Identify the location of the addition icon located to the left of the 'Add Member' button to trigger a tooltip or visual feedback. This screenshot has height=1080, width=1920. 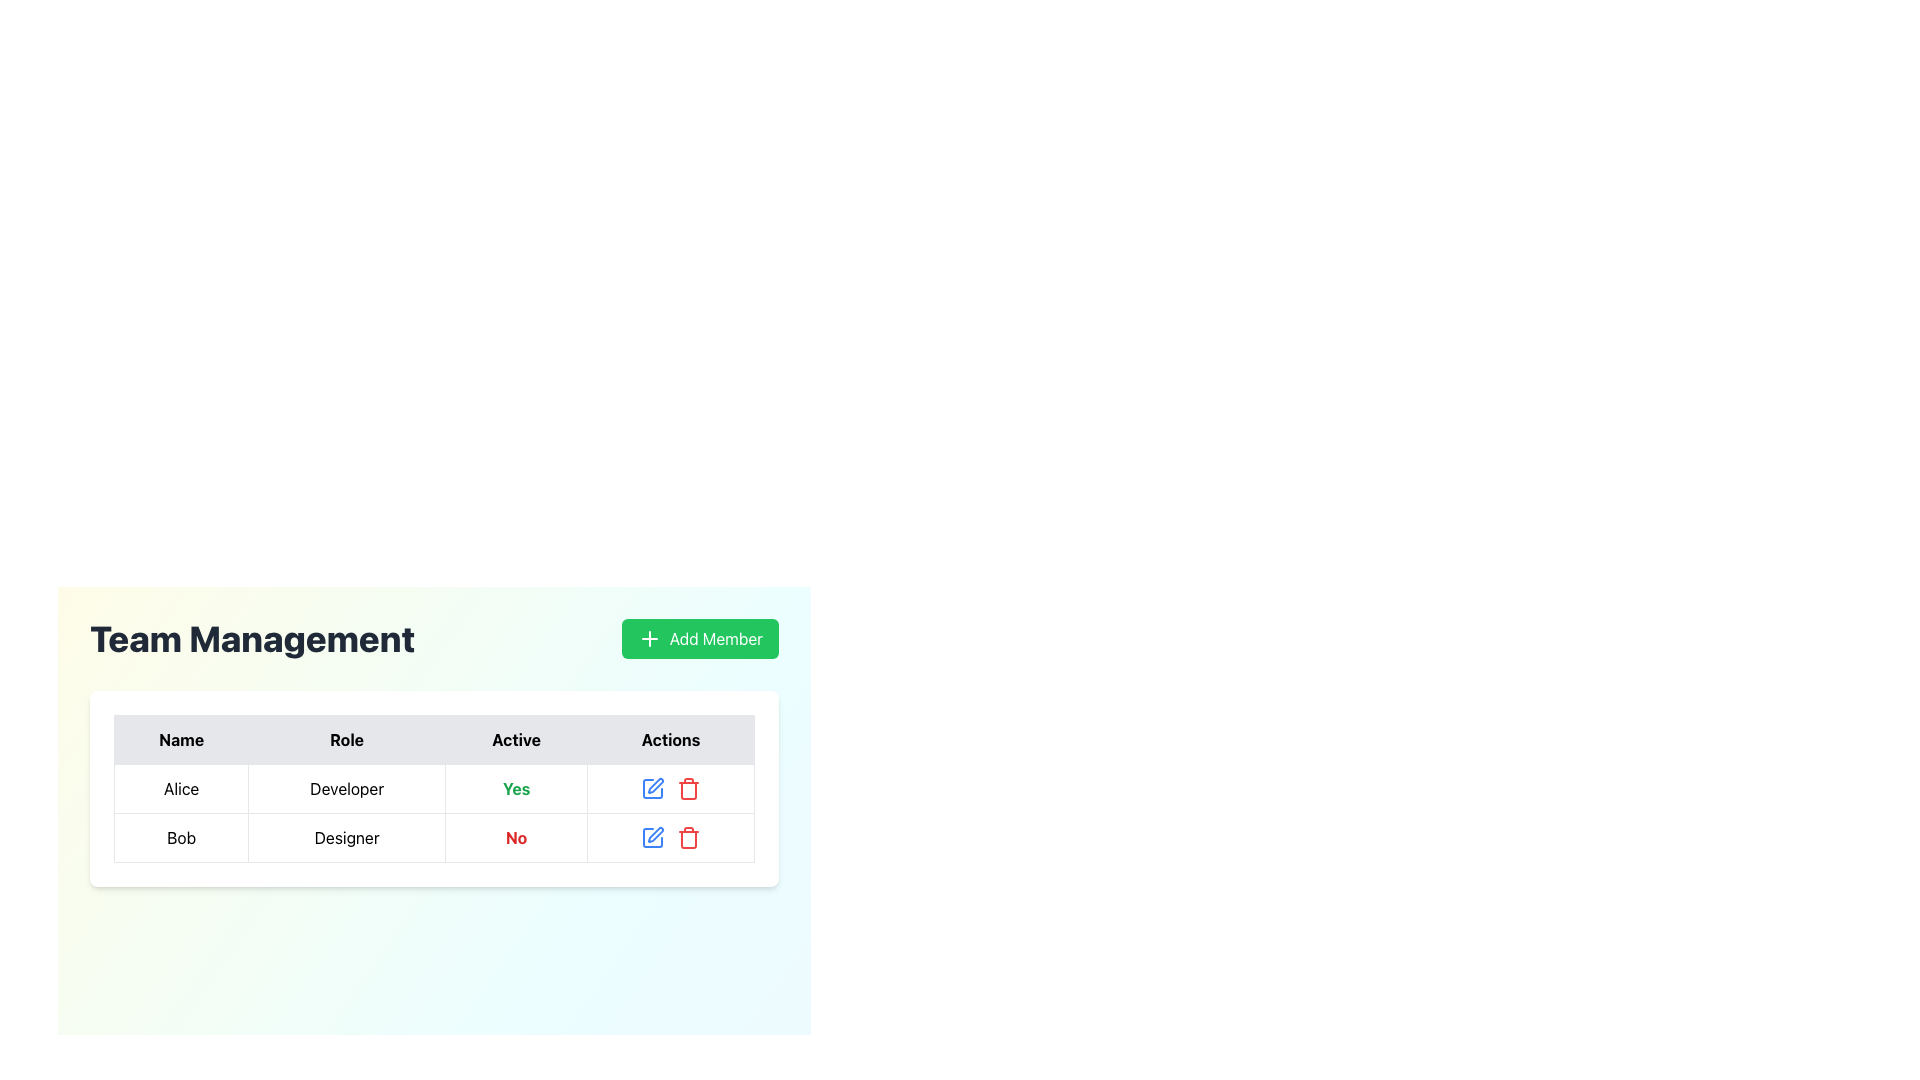
(649, 639).